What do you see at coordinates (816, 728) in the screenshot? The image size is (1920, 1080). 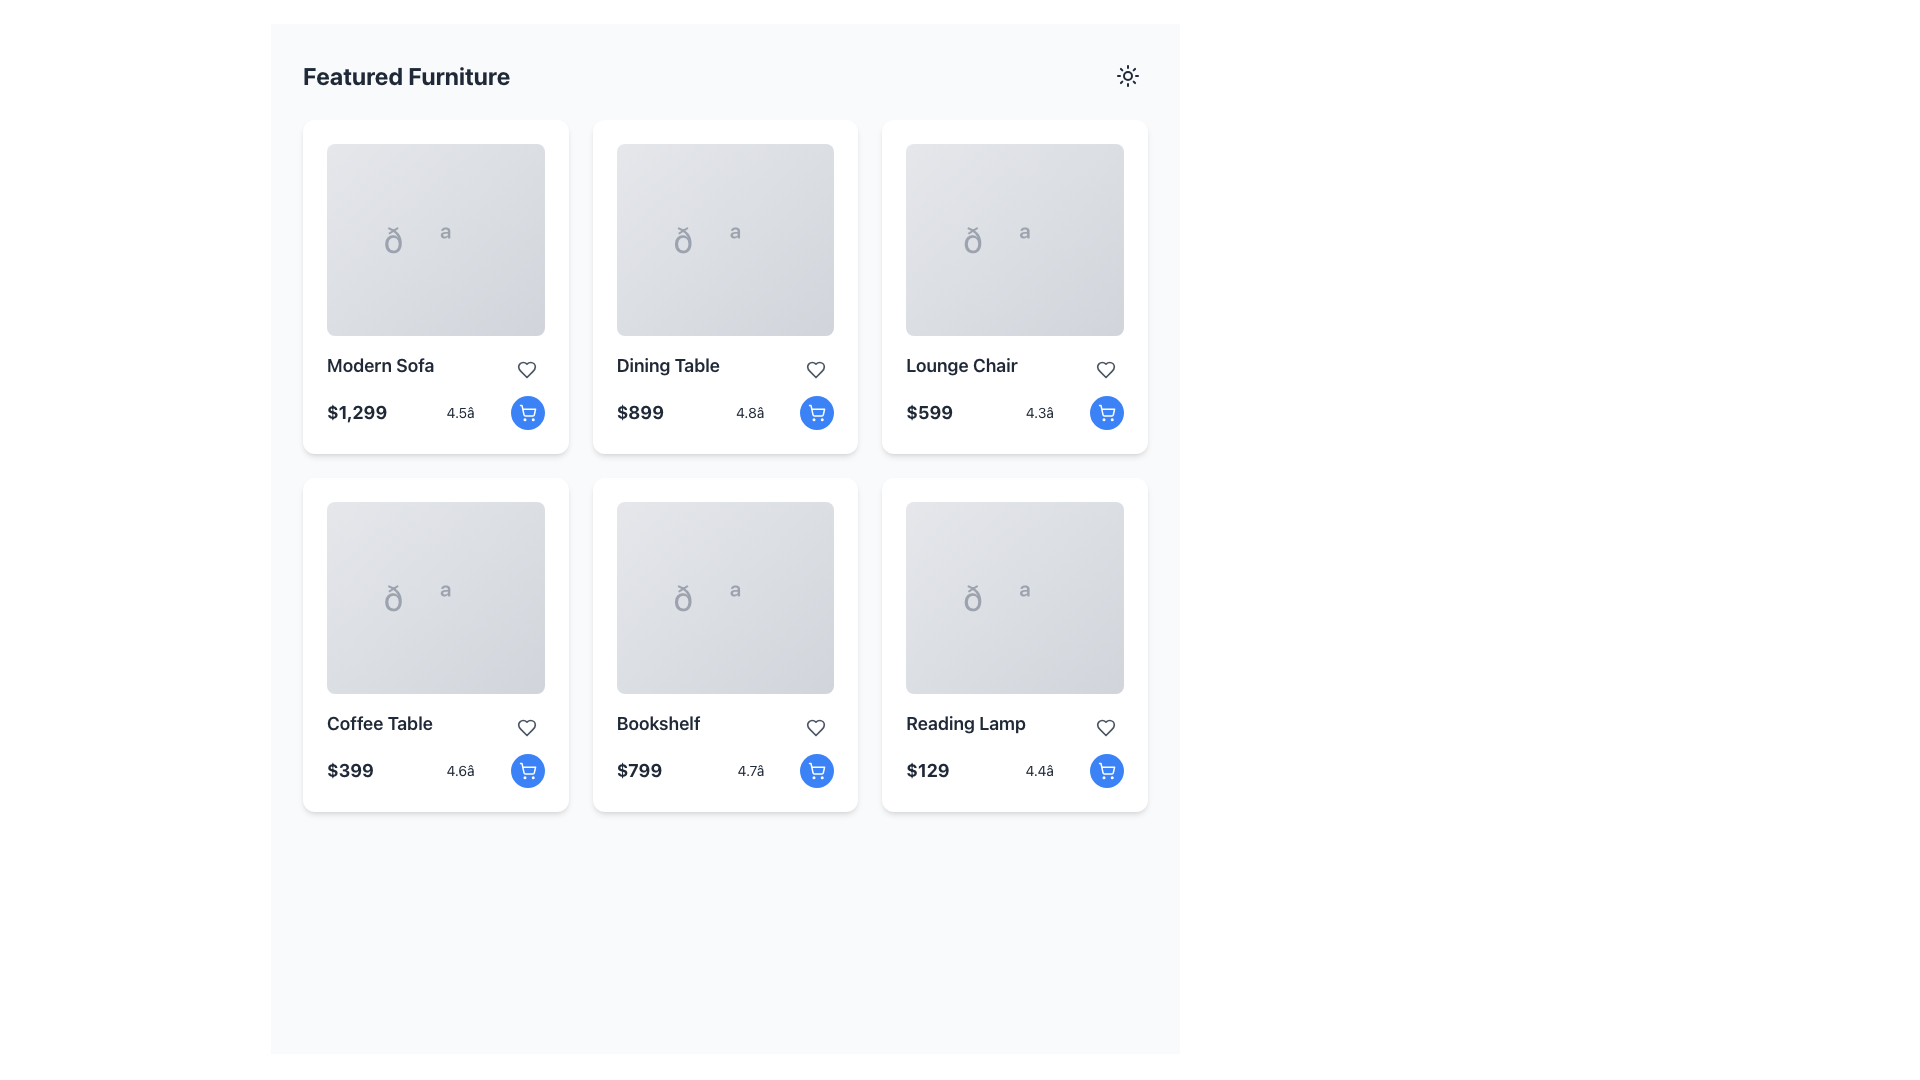 I see `the 'like' button located at the top-right corner of the 'Bookshelf' card` at bounding box center [816, 728].